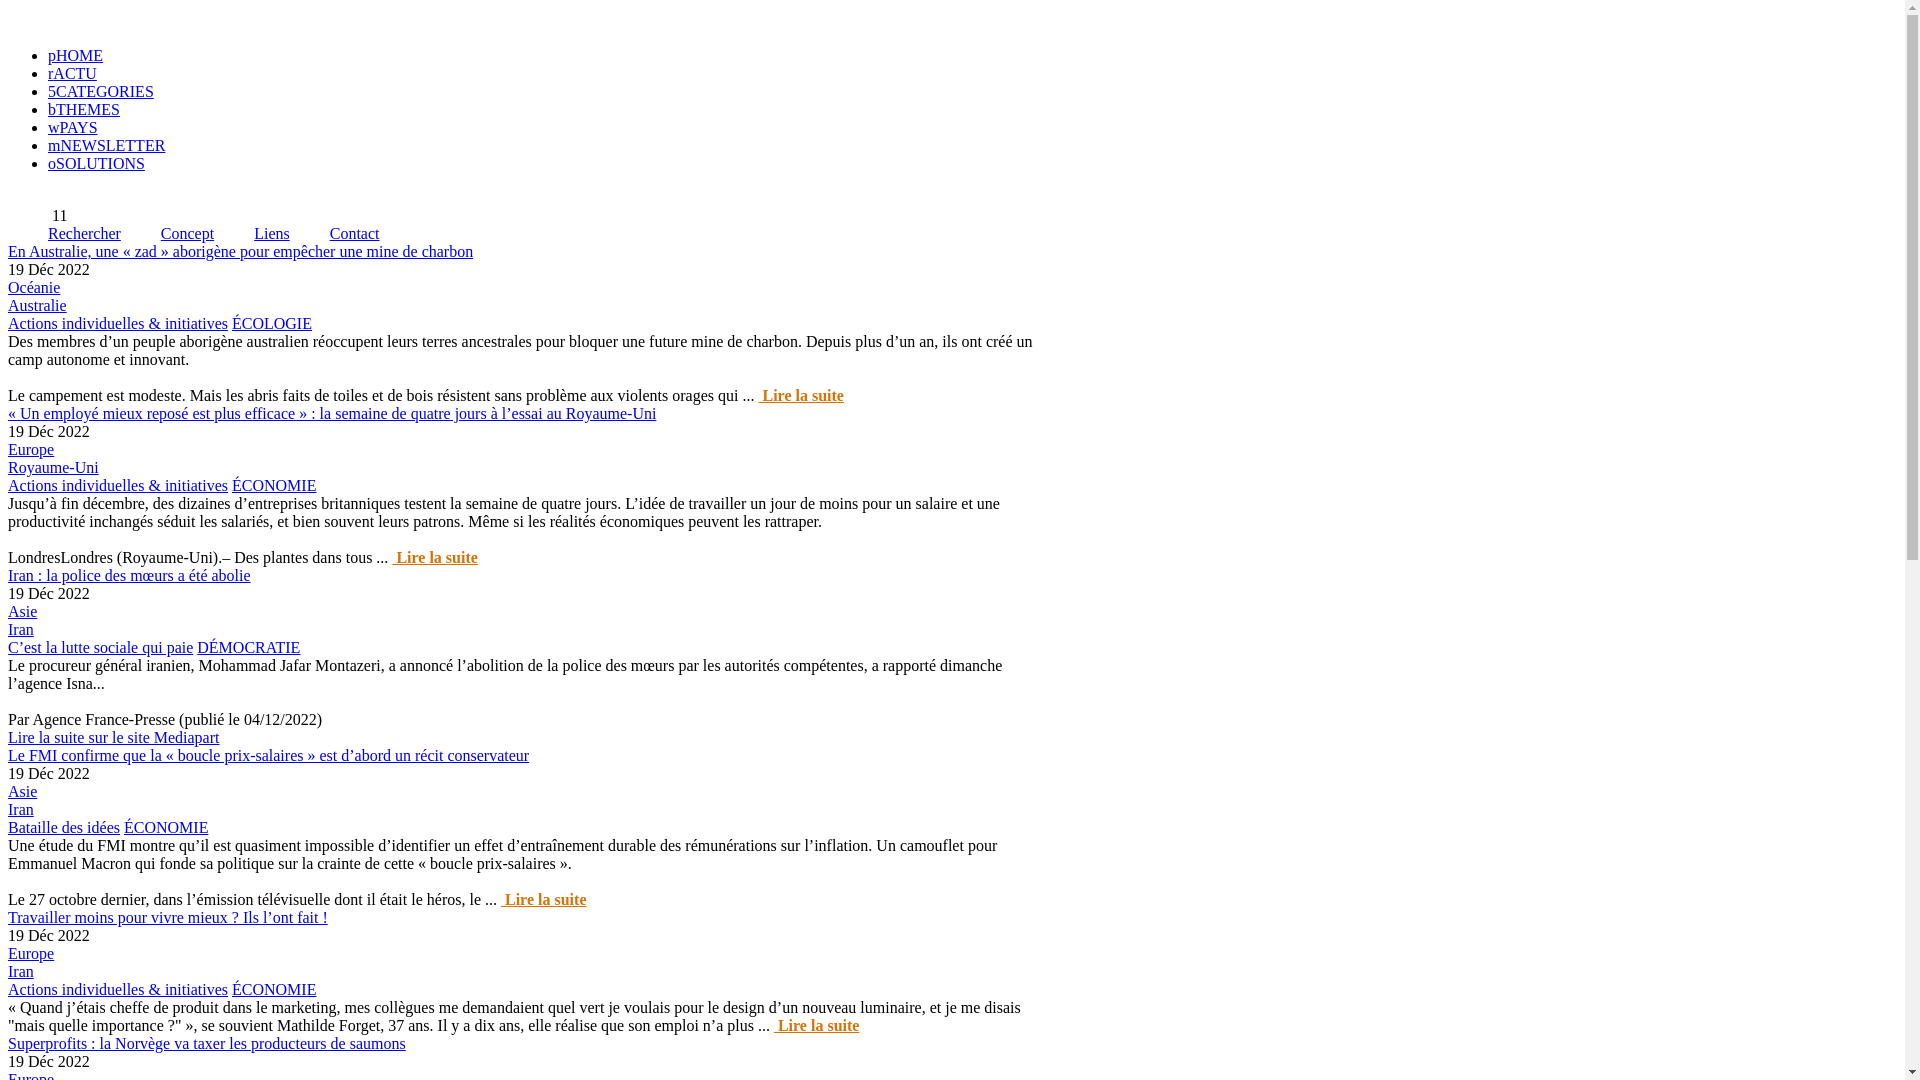 The height and width of the screenshot is (1080, 1920). I want to click on ' Lire la suite', so click(433, 557).